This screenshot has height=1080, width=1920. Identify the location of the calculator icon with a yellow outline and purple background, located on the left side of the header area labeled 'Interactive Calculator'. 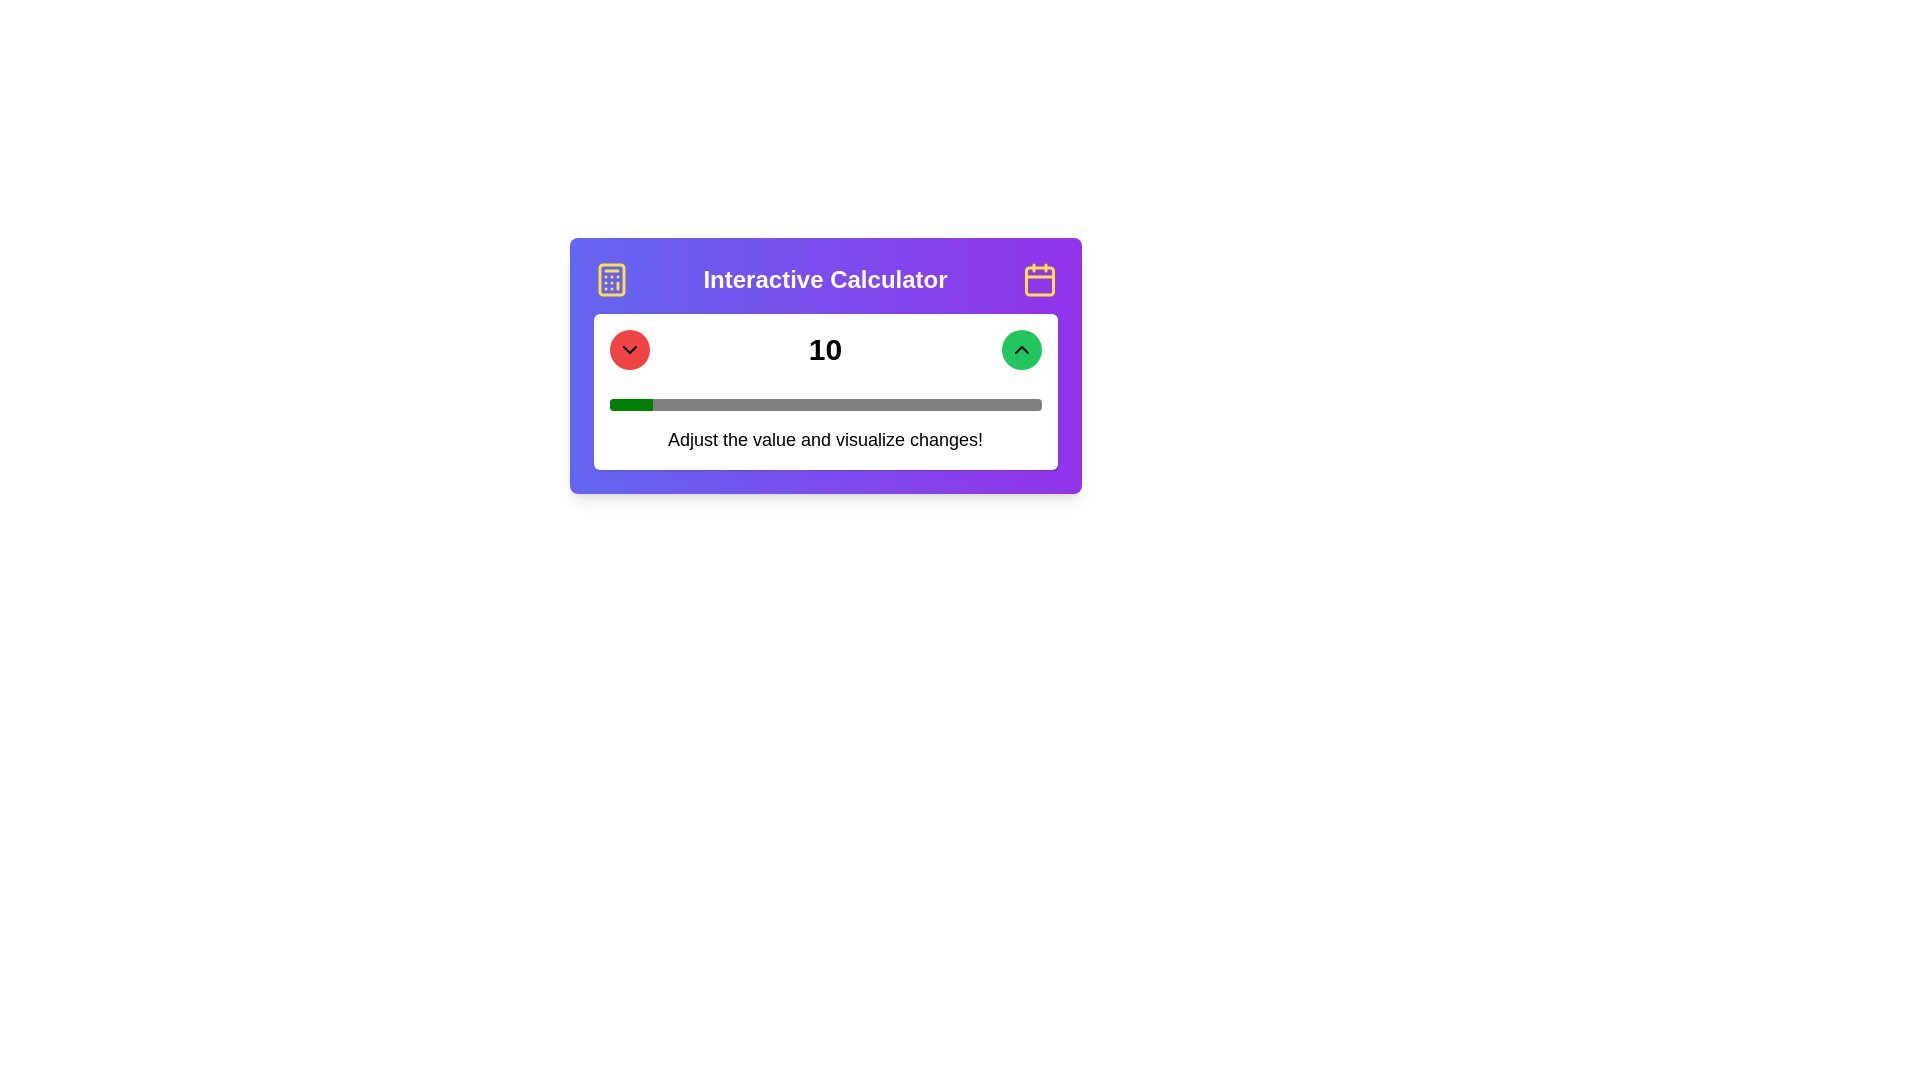
(610, 280).